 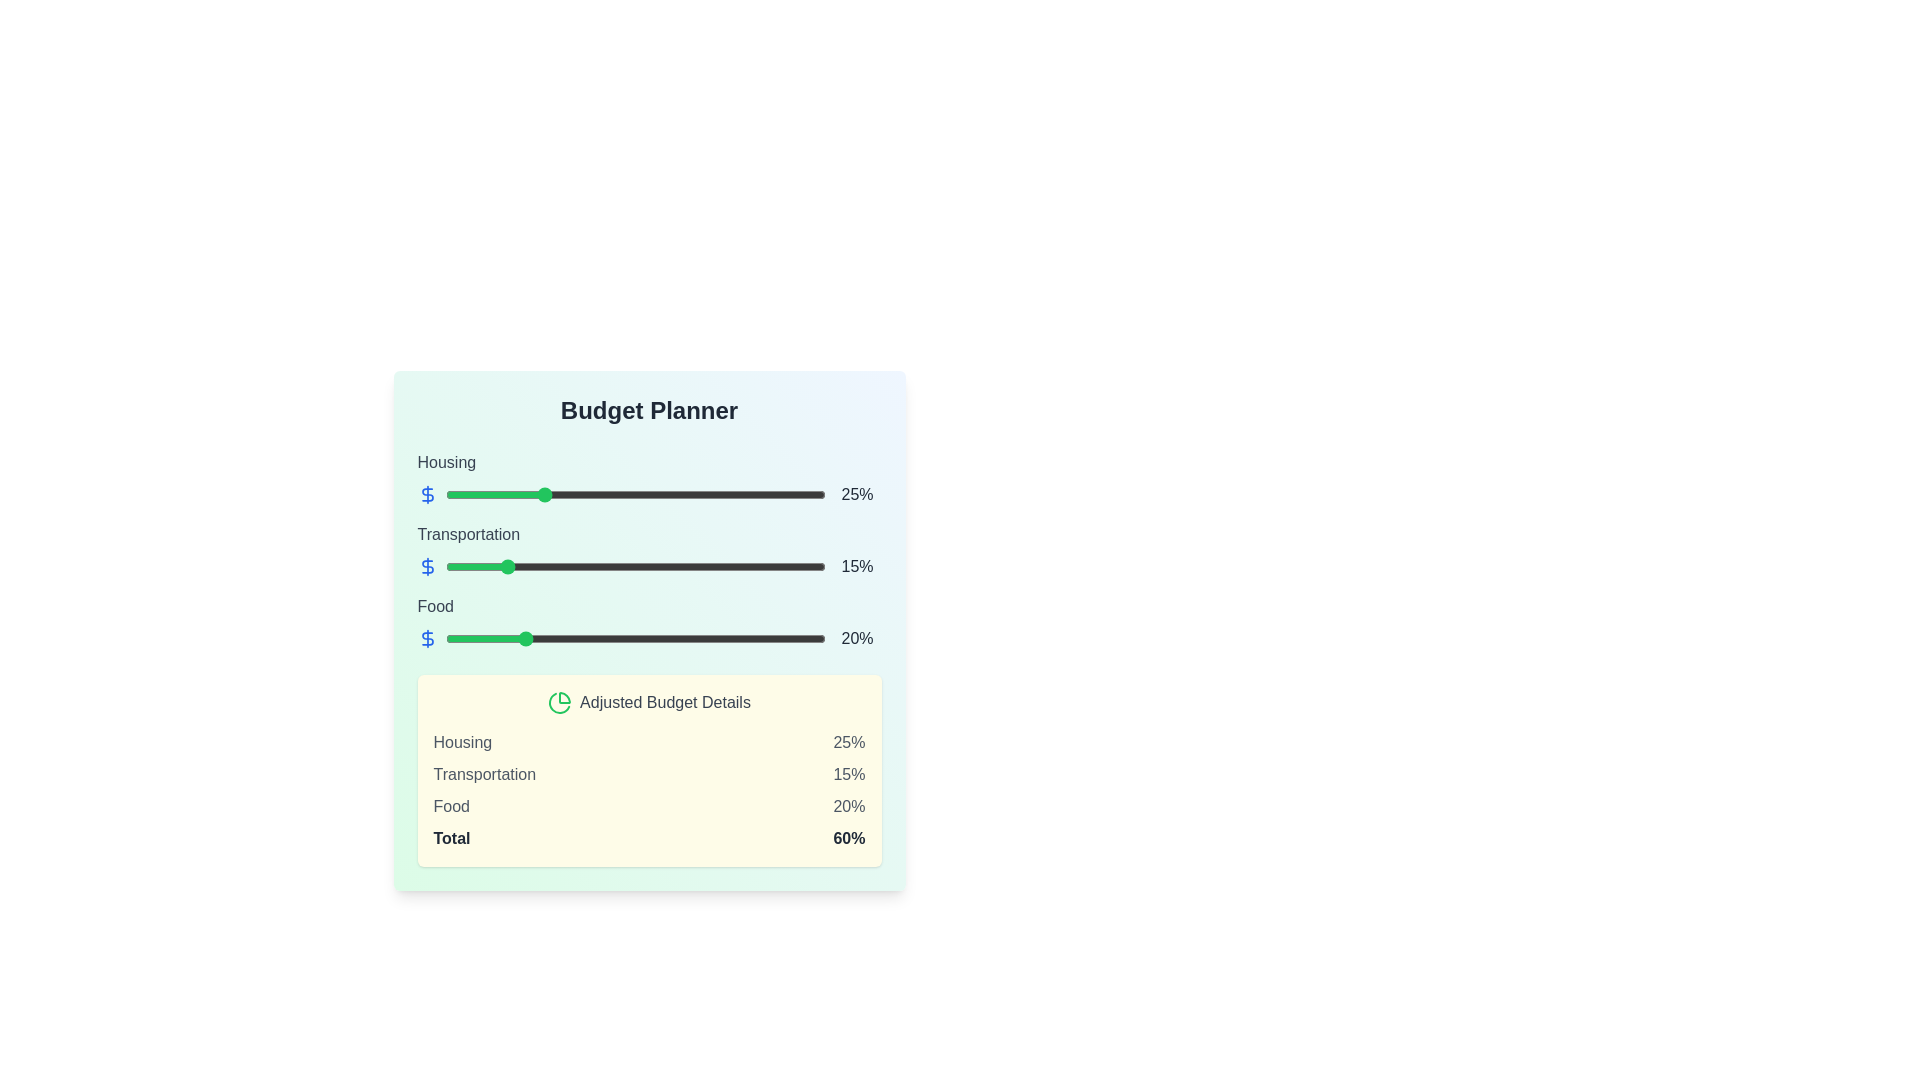 I want to click on the text label displaying the word 'Housing', which is located in the 'Adjusted Budget Details' section at the top left of the summary box, so click(x=461, y=743).